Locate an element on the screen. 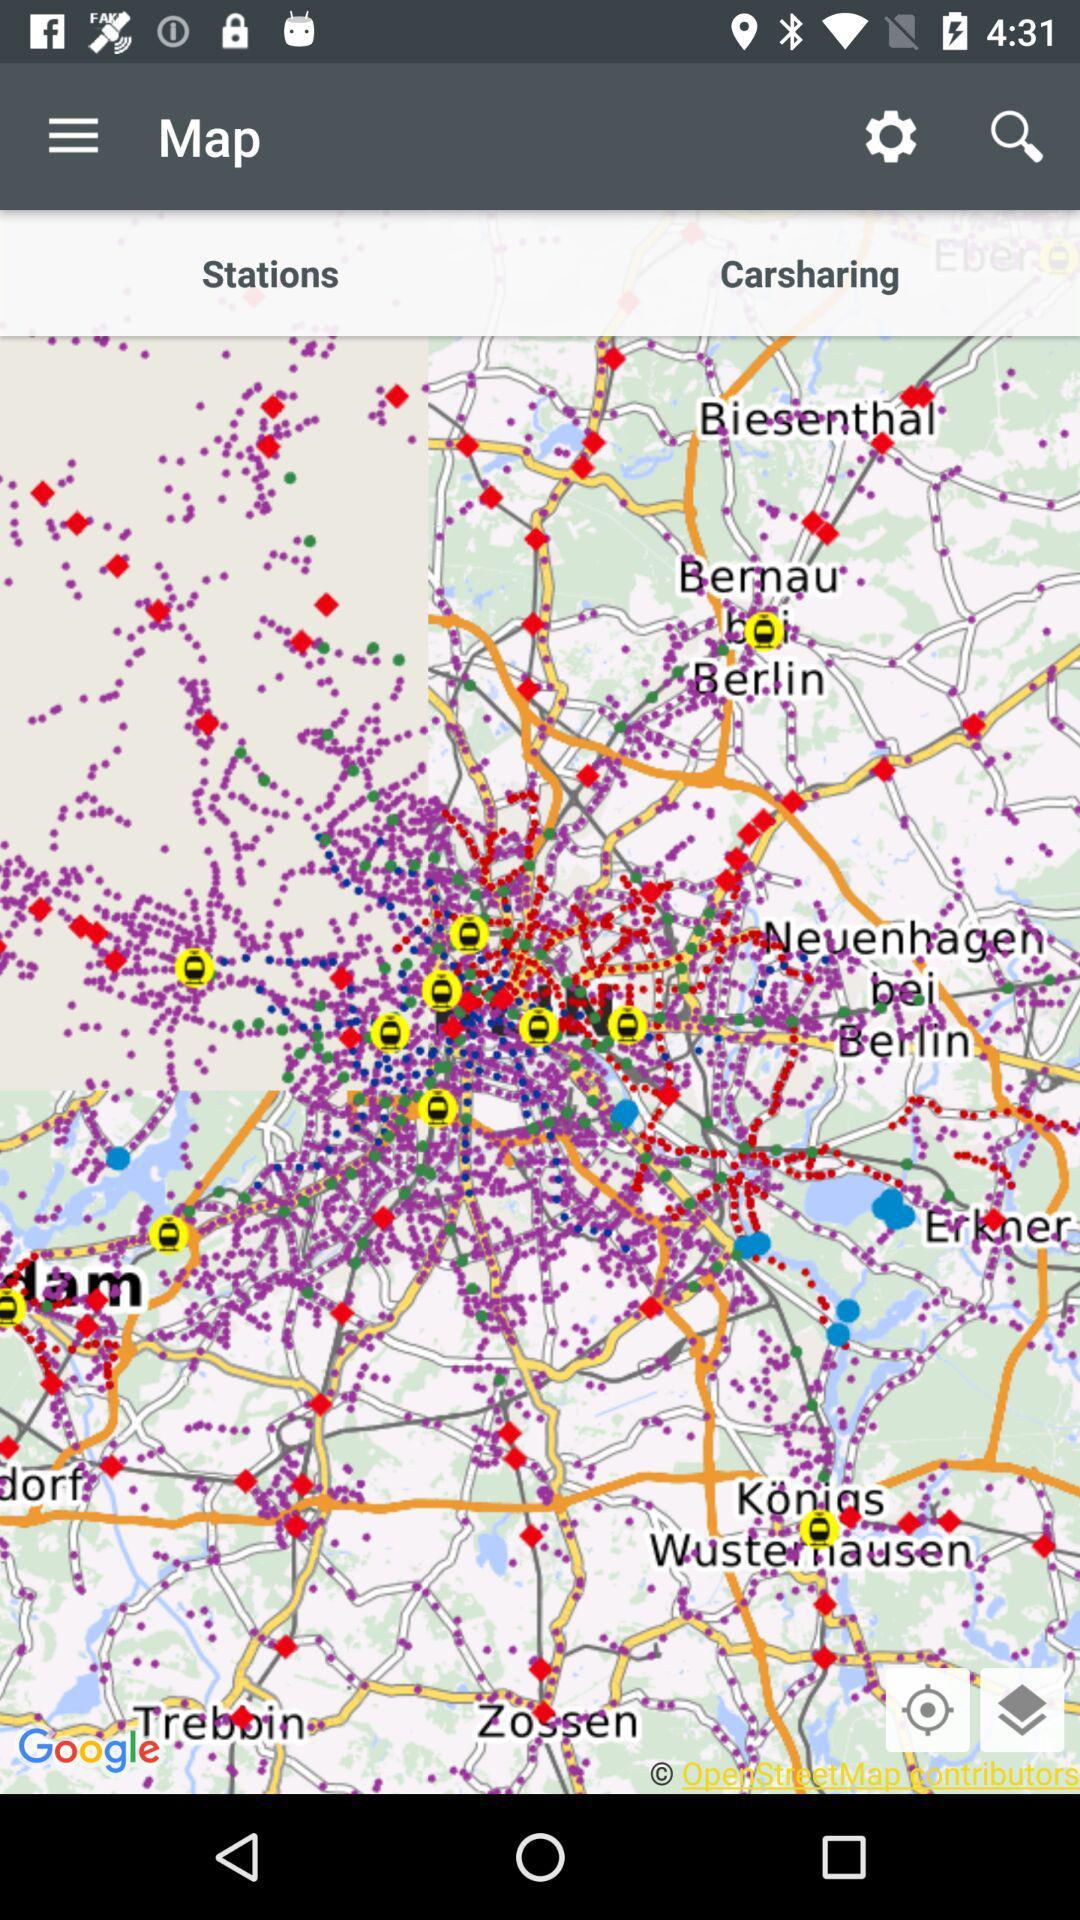 The image size is (1080, 1920). clique para saber sua localizao is located at coordinates (927, 1708).